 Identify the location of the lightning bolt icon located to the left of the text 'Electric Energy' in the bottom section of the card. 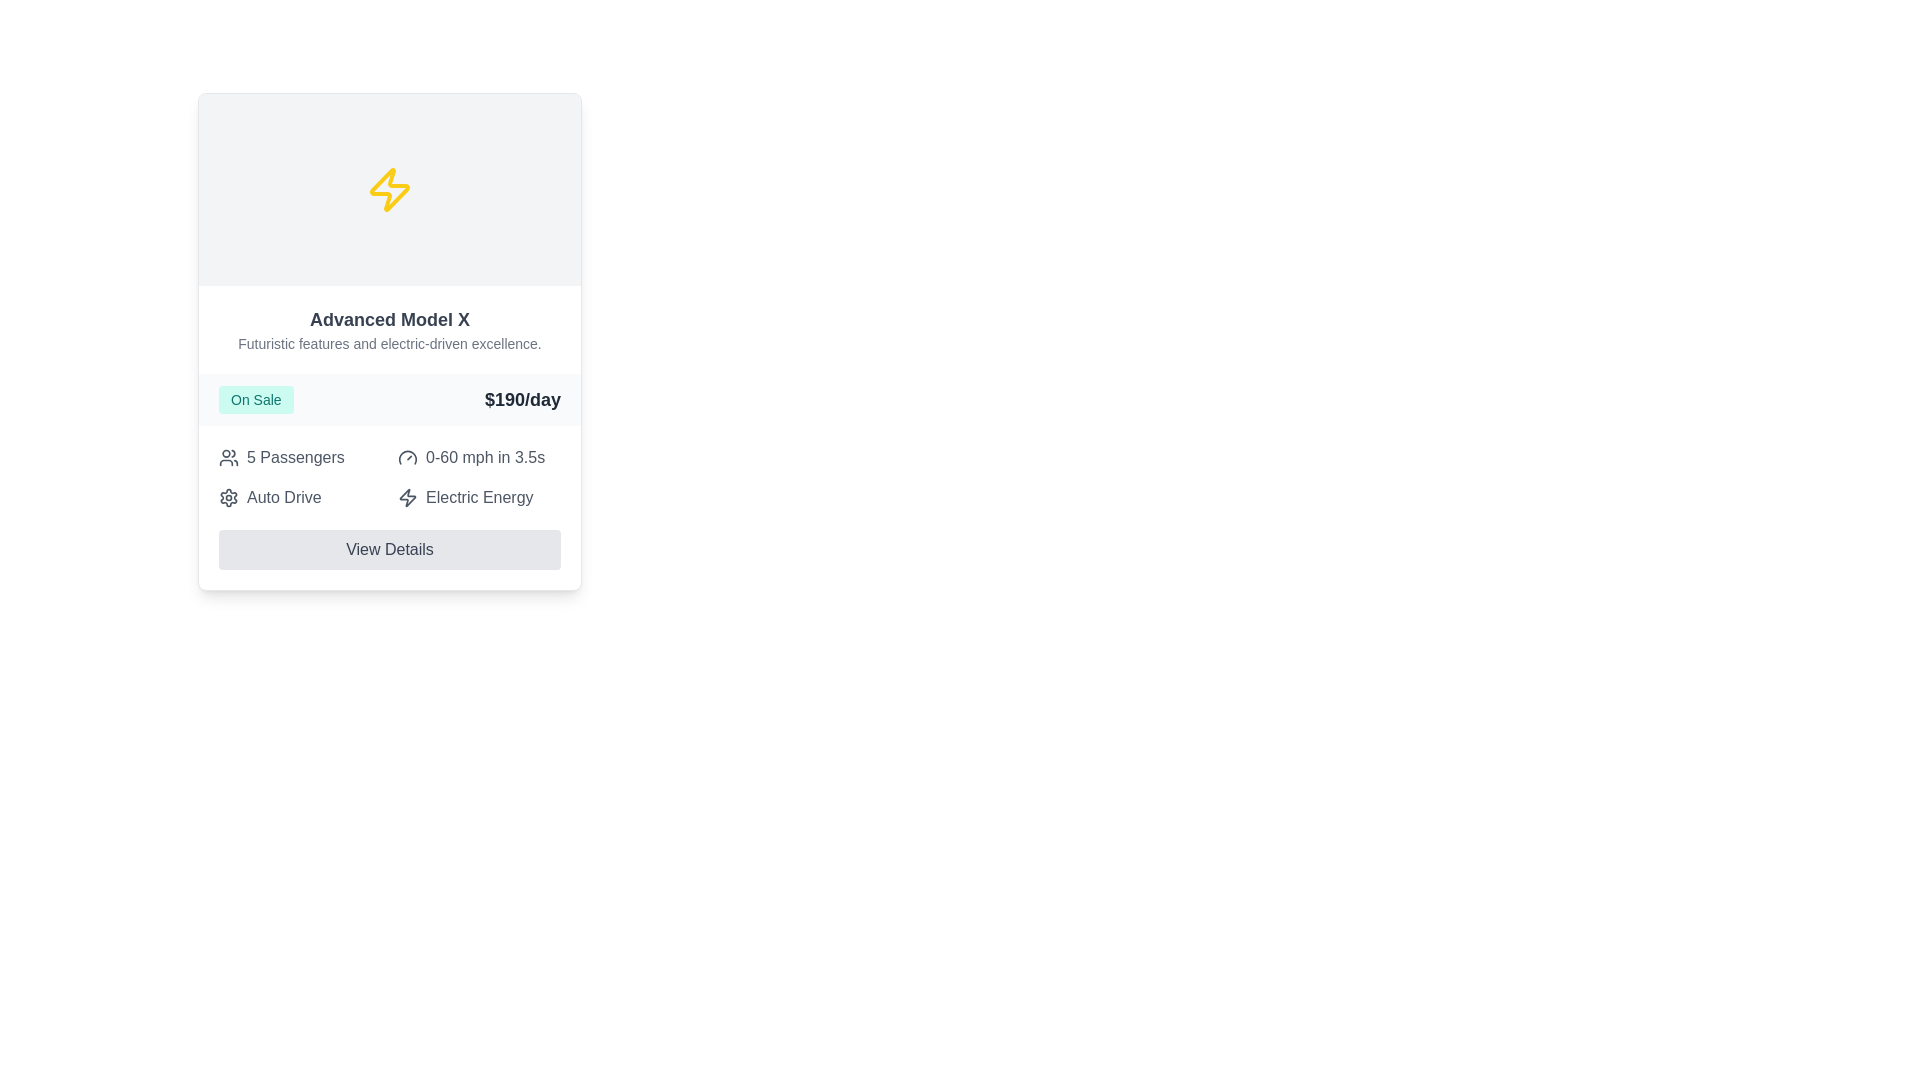
(407, 496).